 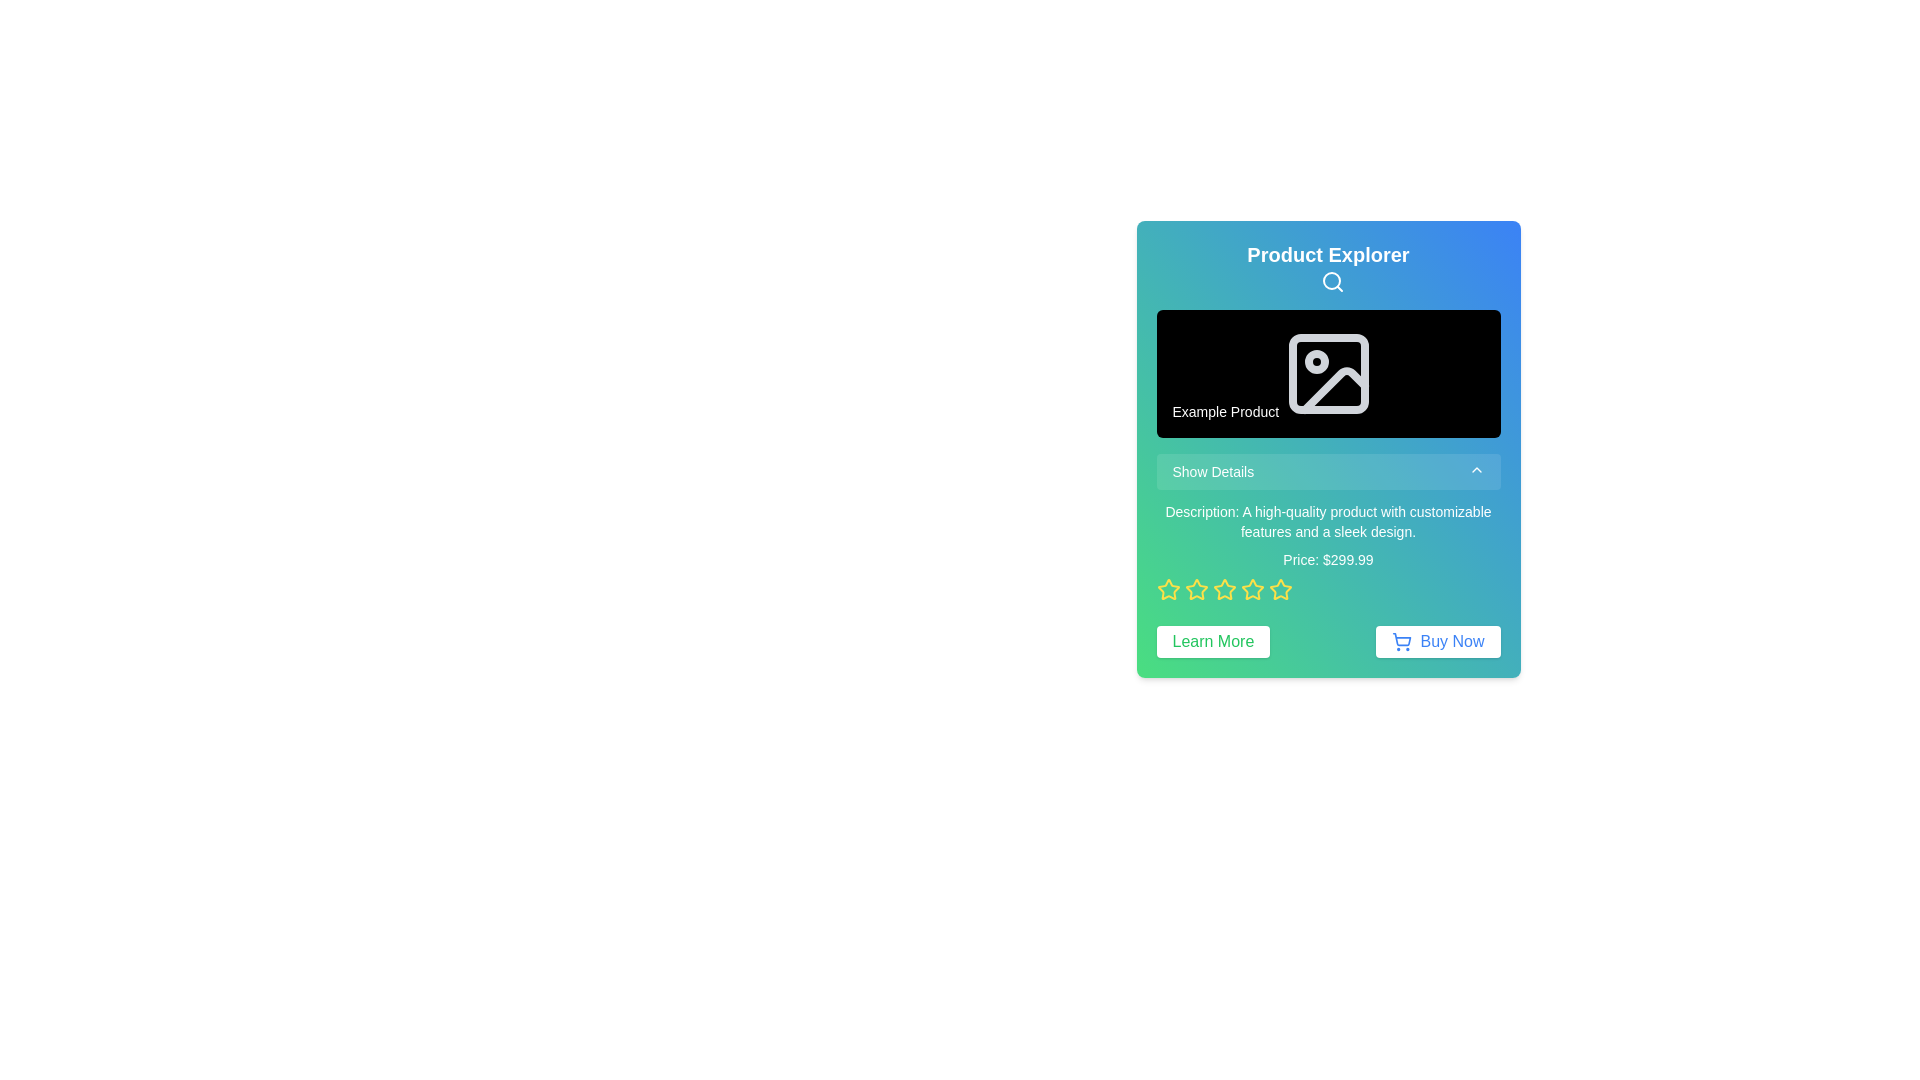 What do you see at coordinates (1328, 373) in the screenshot?
I see `the prominent graphical placeholder icon in the product catalog interface, located in the top-central section of the product card under the 'Product Explorer' title and above the text 'Example Product'` at bounding box center [1328, 373].